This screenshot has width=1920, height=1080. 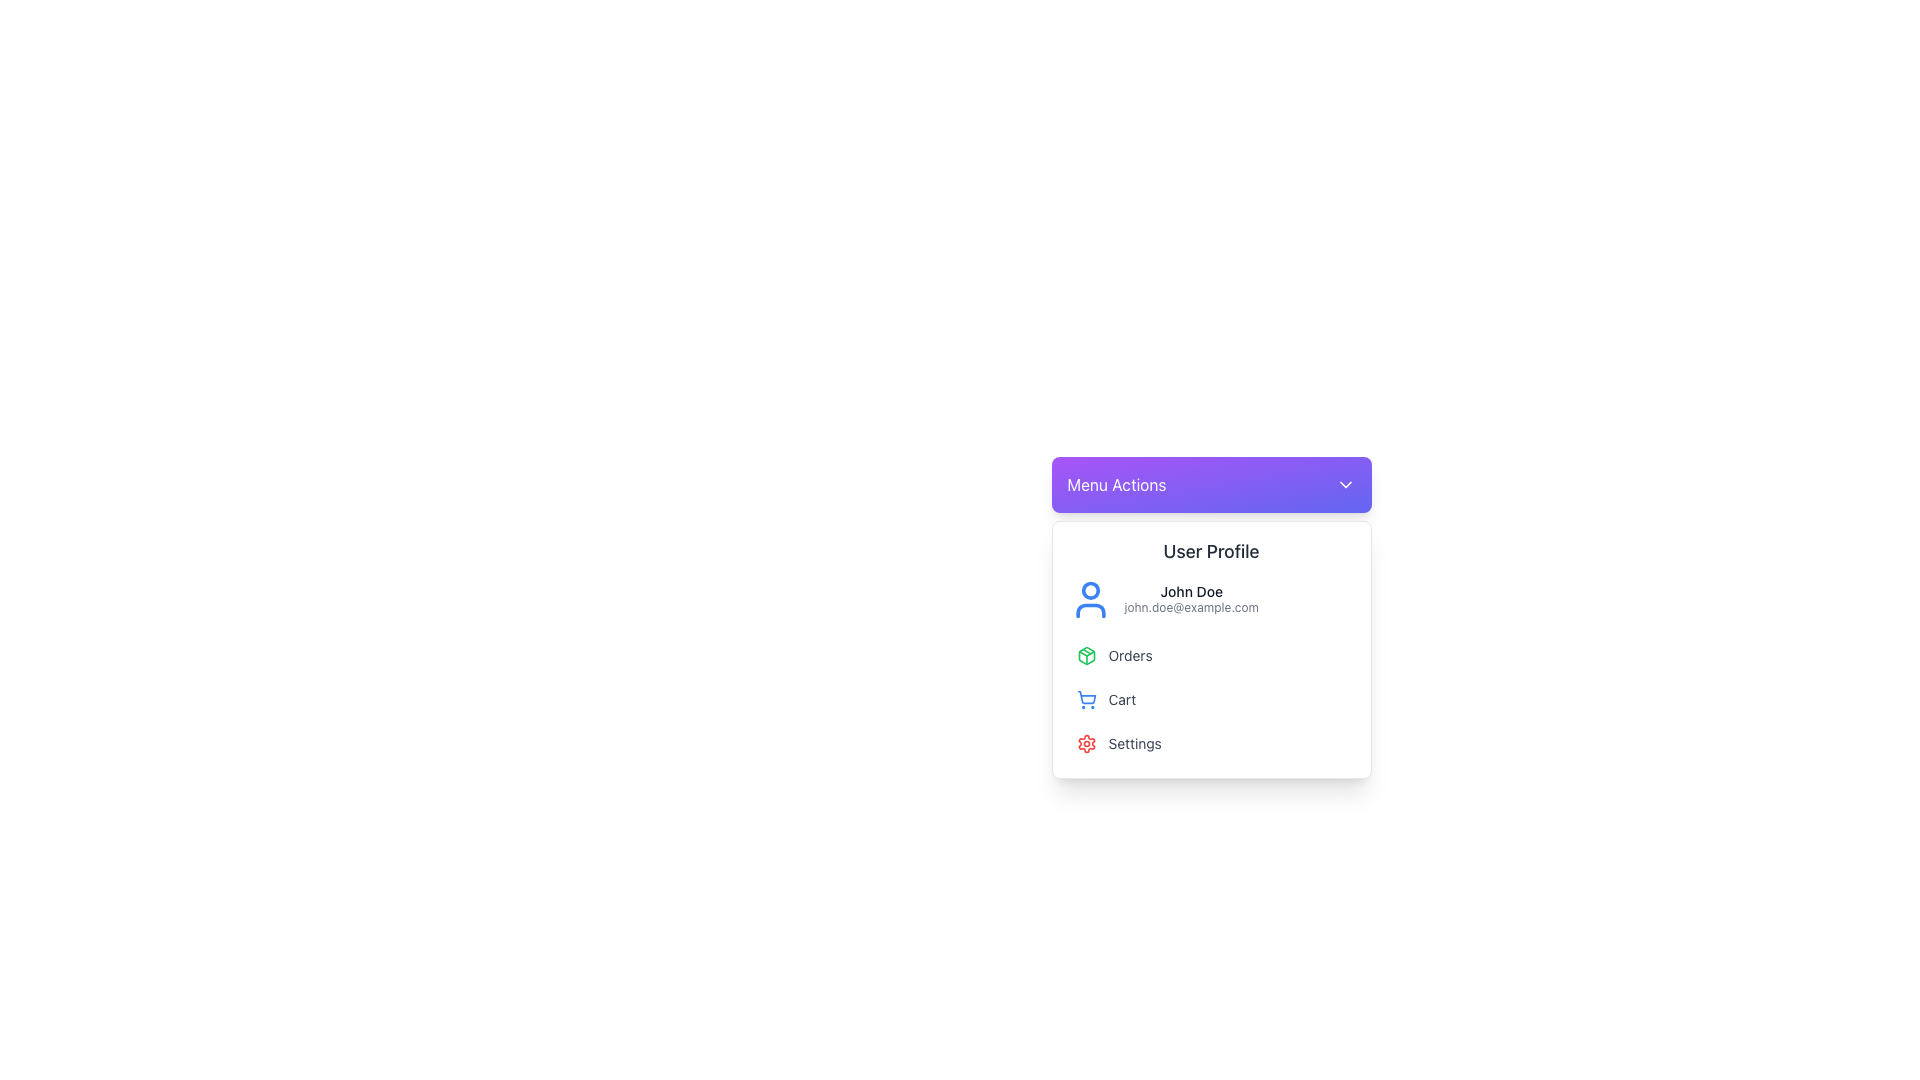 What do you see at coordinates (1210, 655) in the screenshot?
I see `the 'Orders' menu item located in the User Profile section` at bounding box center [1210, 655].